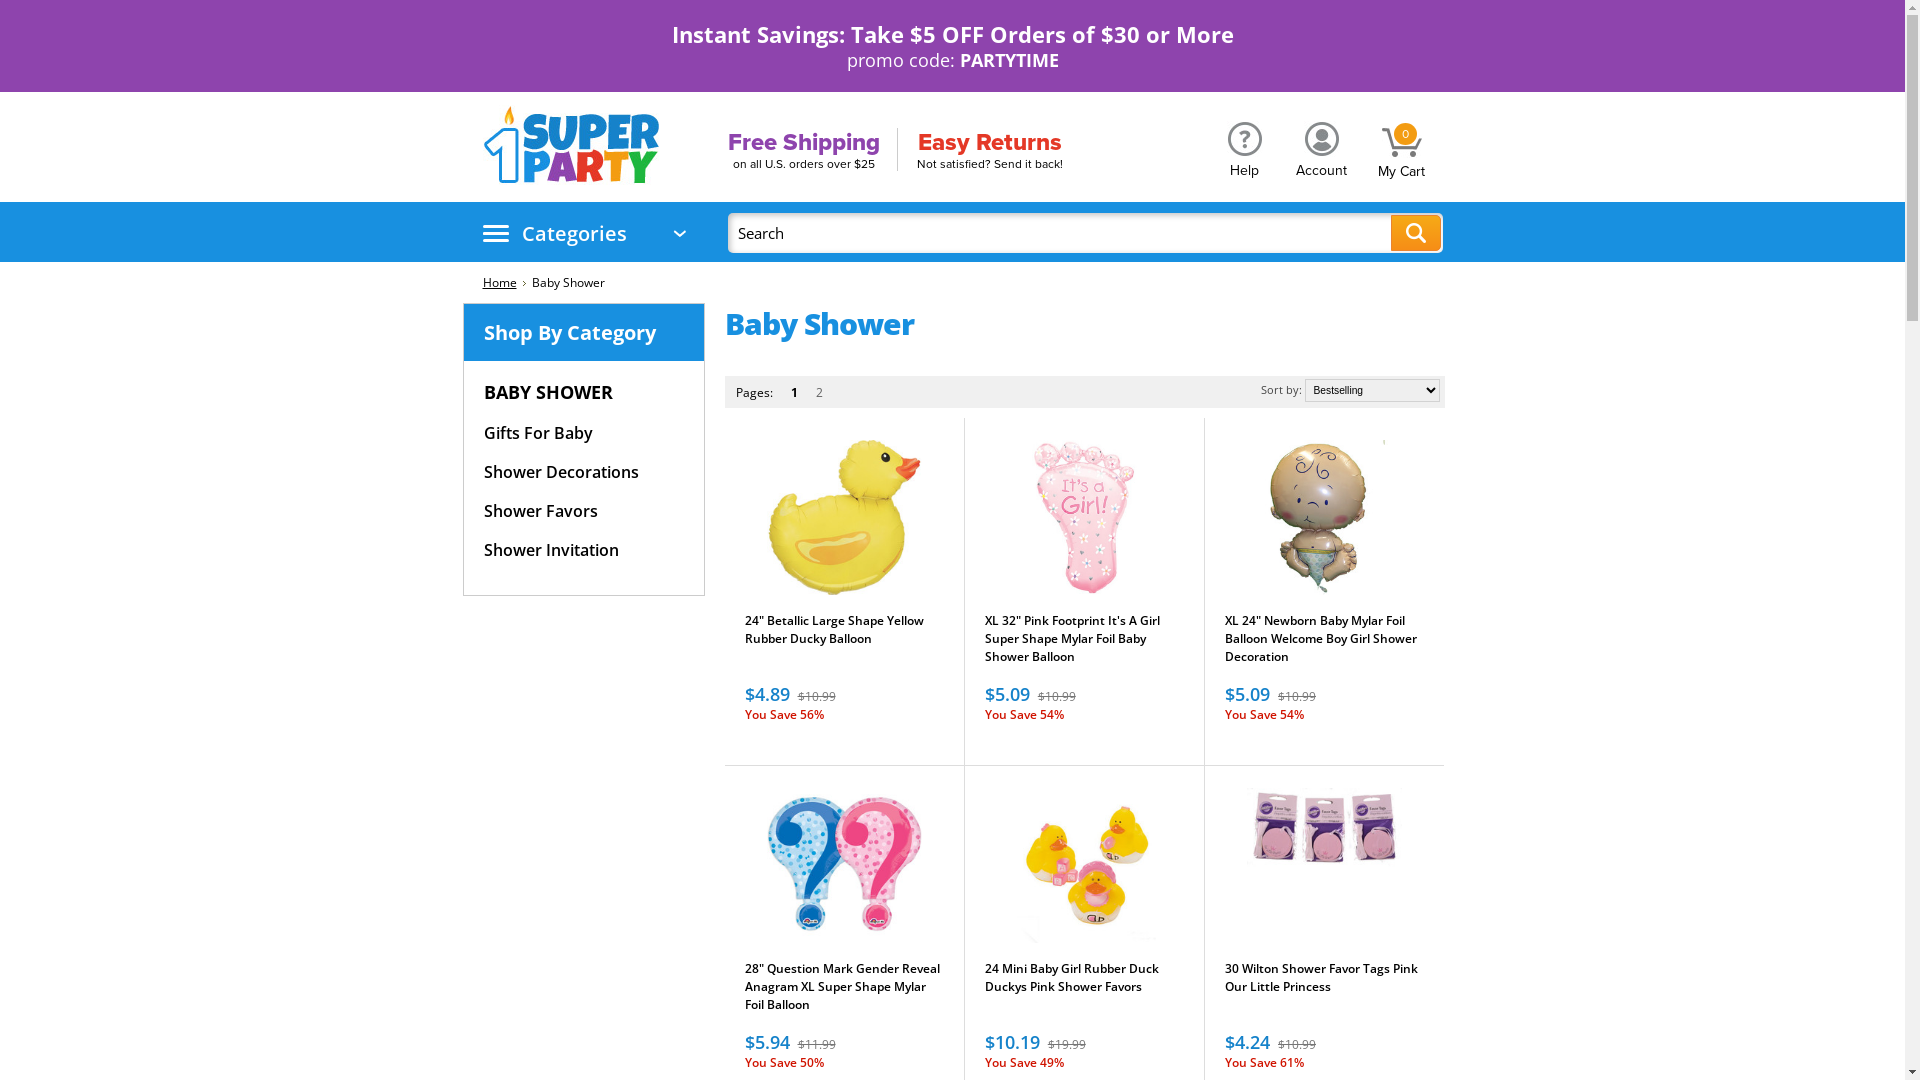 This screenshot has width=1920, height=1080. What do you see at coordinates (984, 986) in the screenshot?
I see `'24 Mini Baby Girl Rubber Duck Duckys Pink Shower Favors'` at bounding box center [984, 986].